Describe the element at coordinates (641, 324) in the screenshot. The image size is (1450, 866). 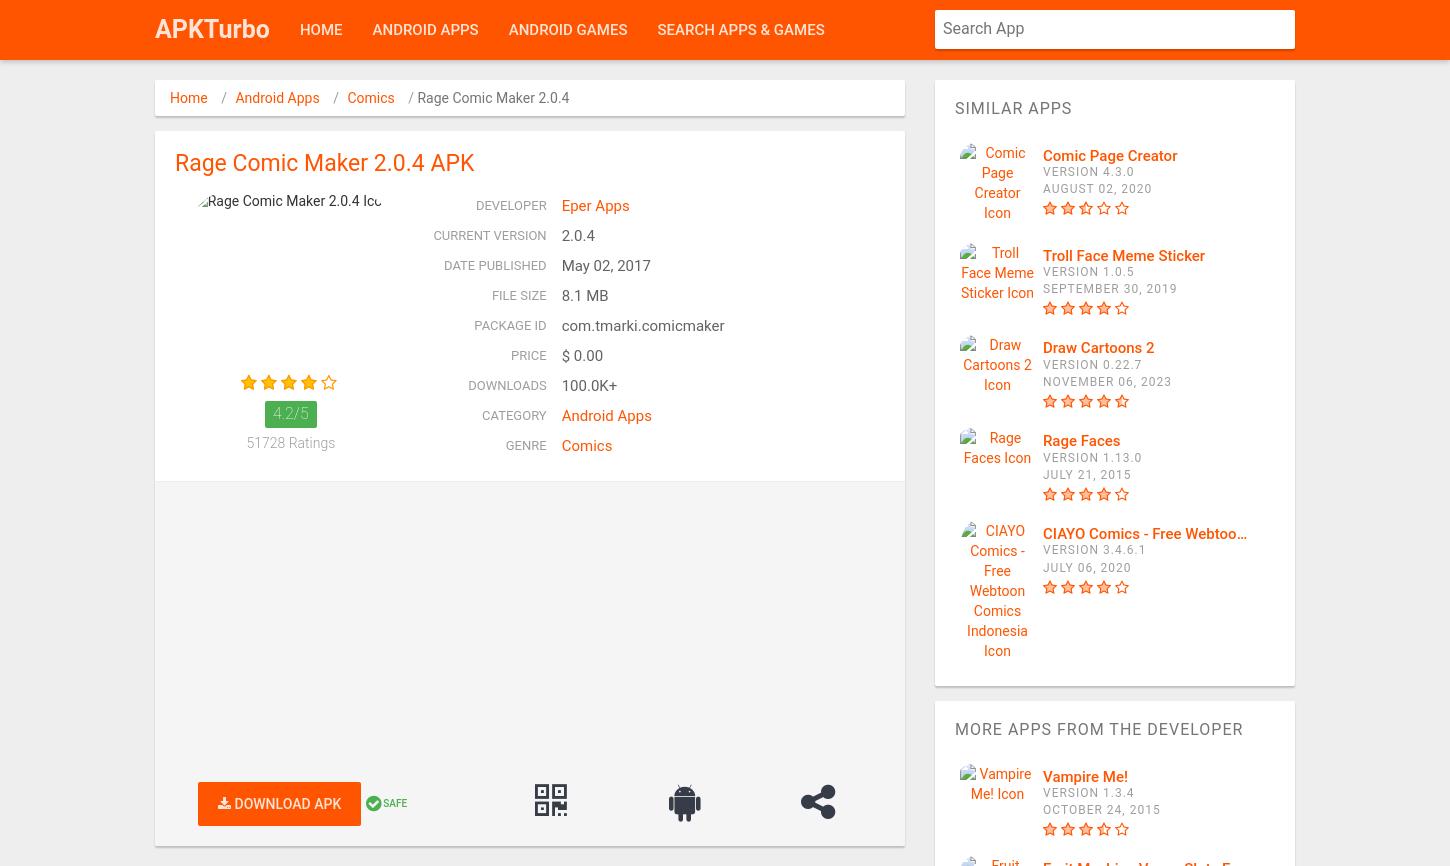
I see `'com.tmarki.comicmaker'` at that location.